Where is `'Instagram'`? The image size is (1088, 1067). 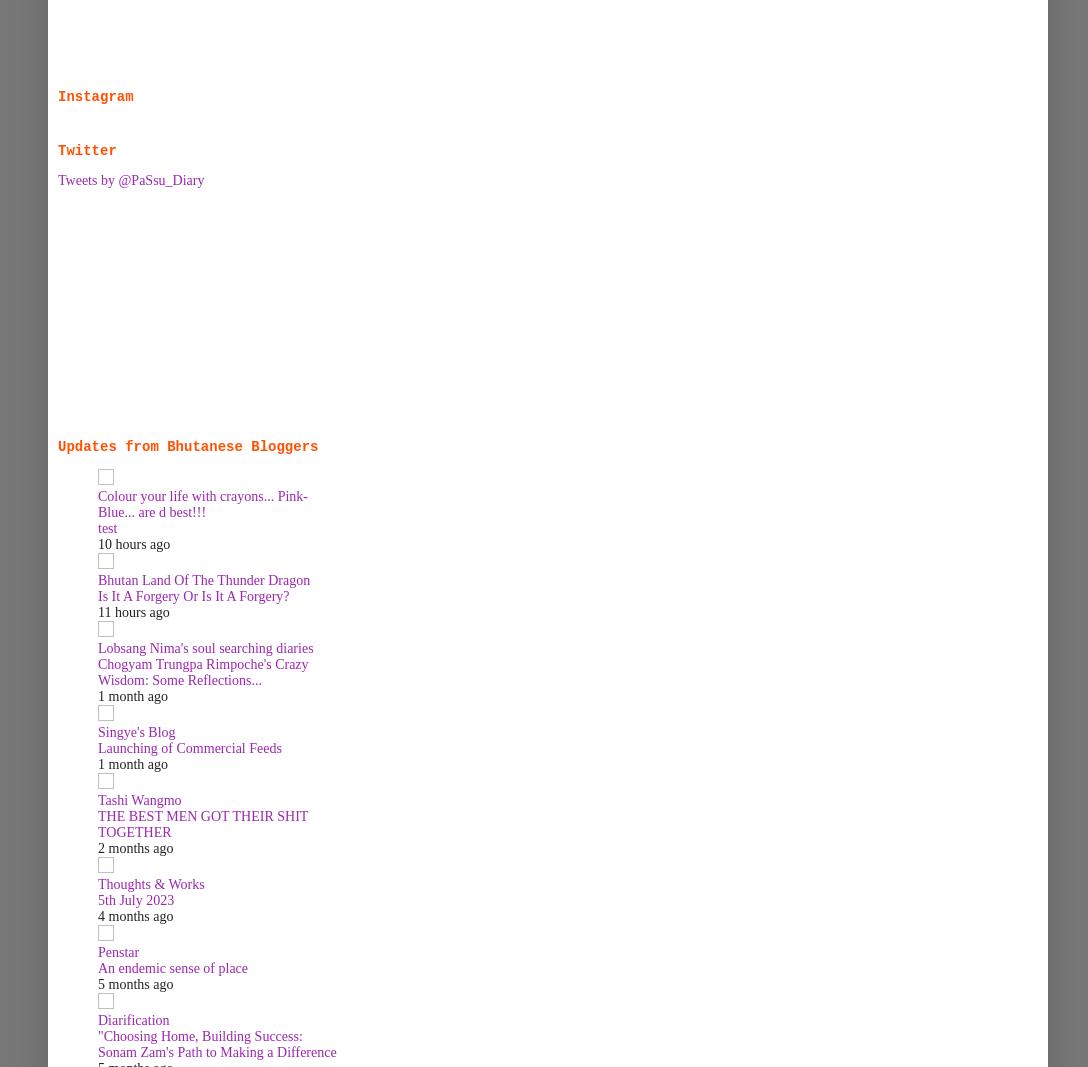
'Instagram' is located at coordinates (95, 95).